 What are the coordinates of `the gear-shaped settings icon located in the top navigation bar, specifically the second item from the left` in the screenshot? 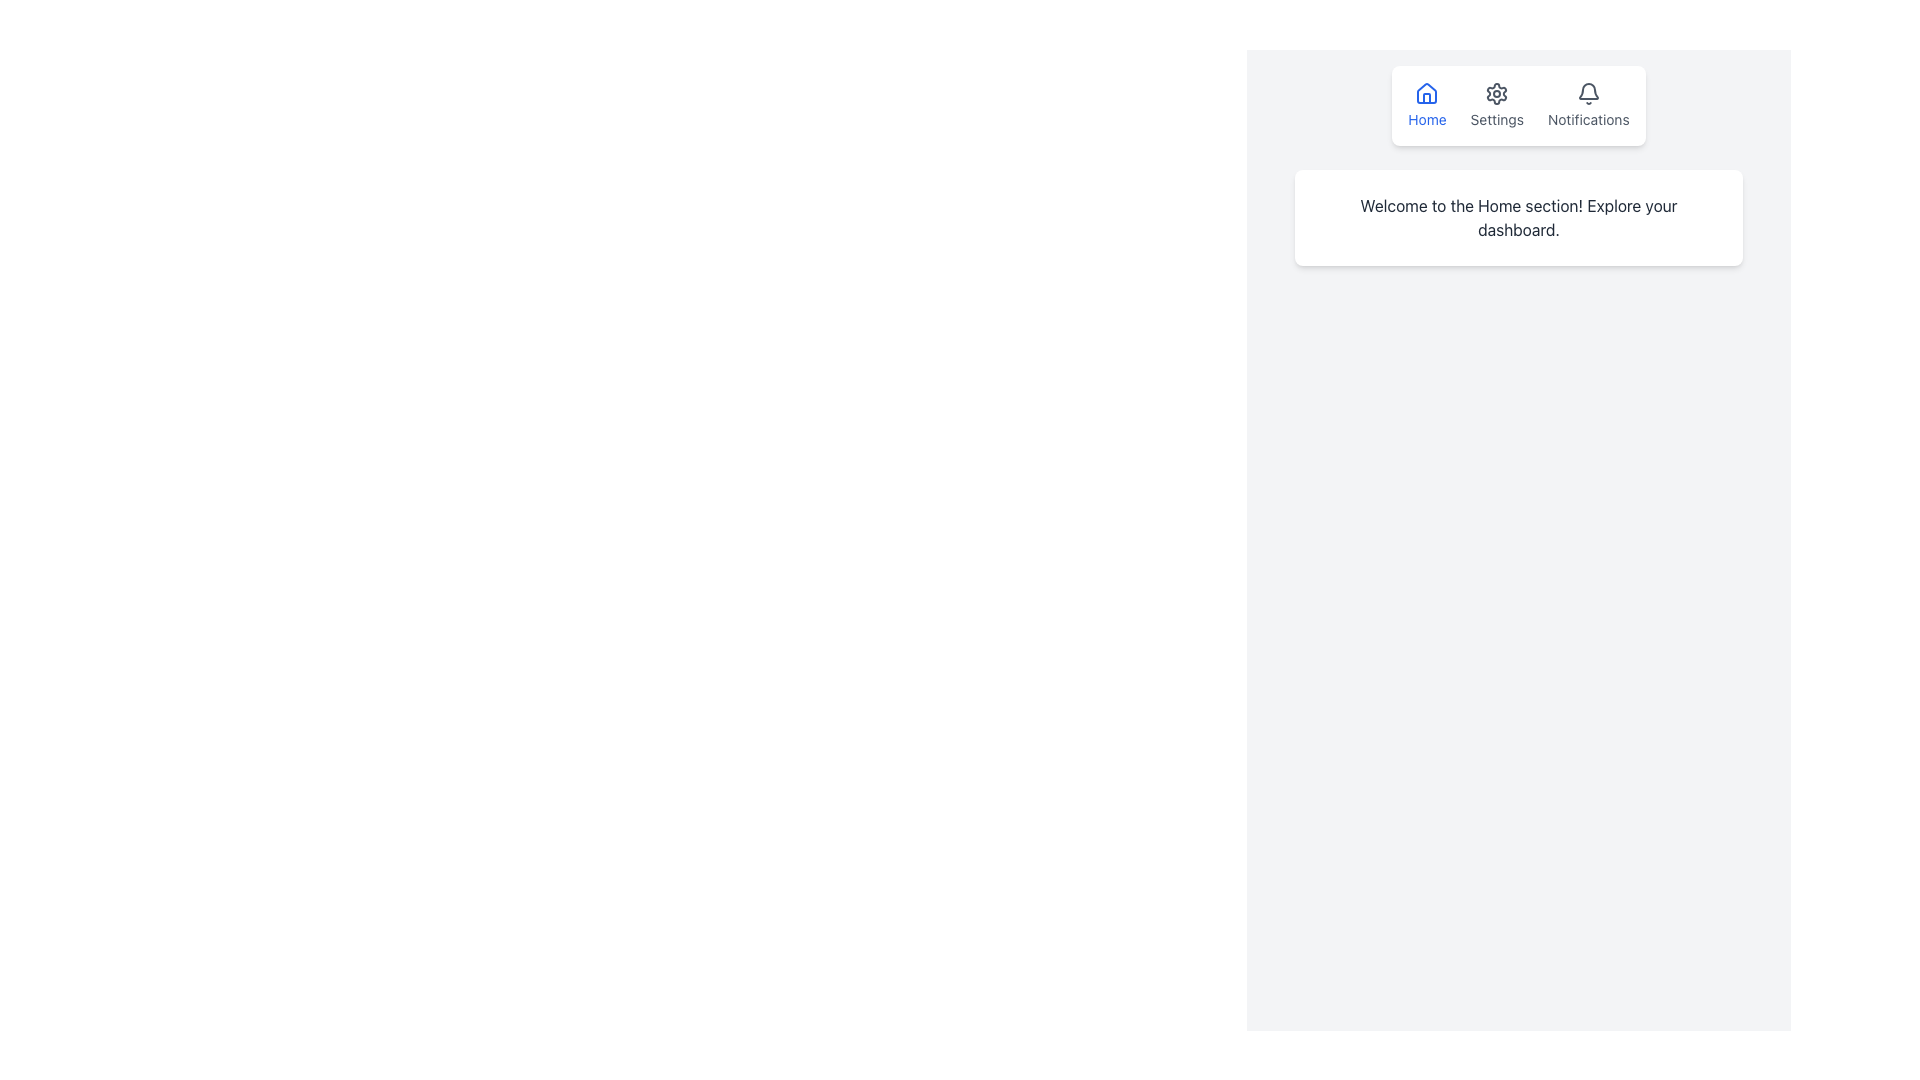 It's located at (1497, 93).